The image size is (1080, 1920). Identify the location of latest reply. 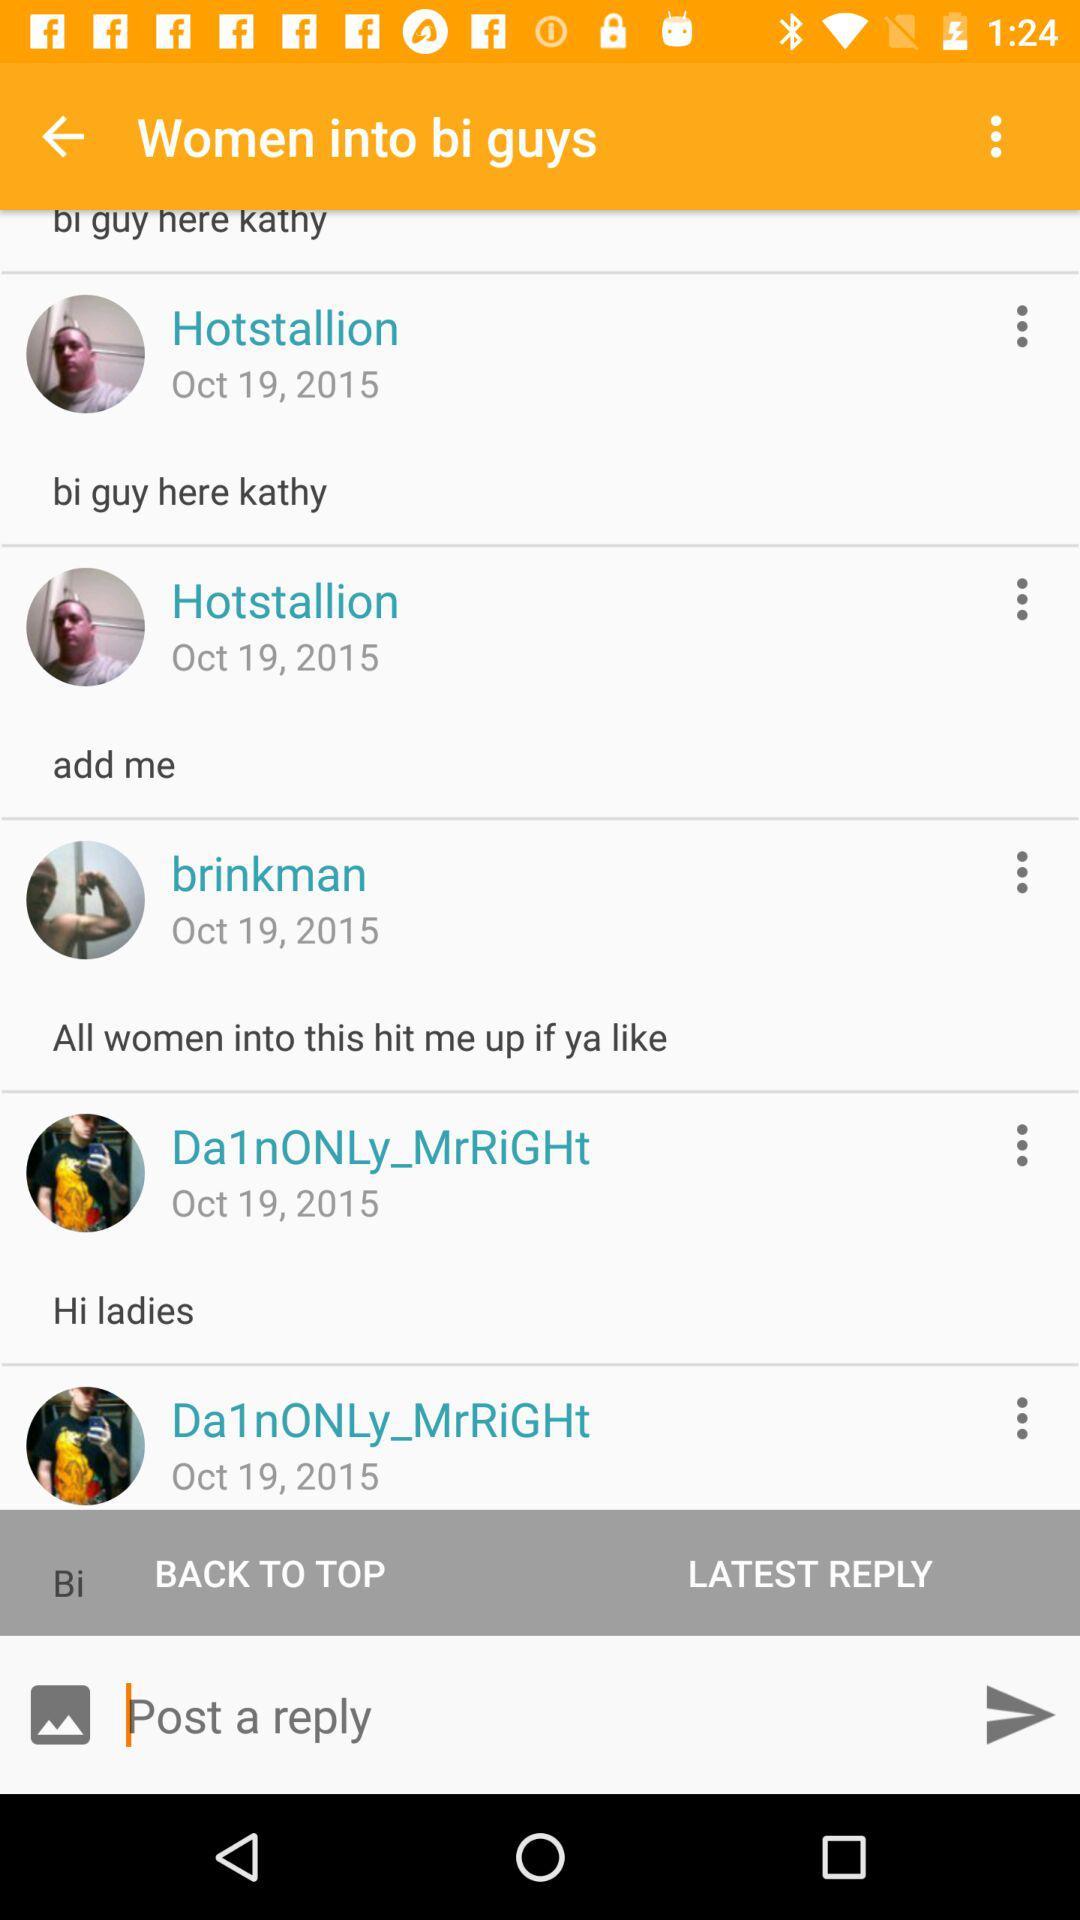
(810, 1571).